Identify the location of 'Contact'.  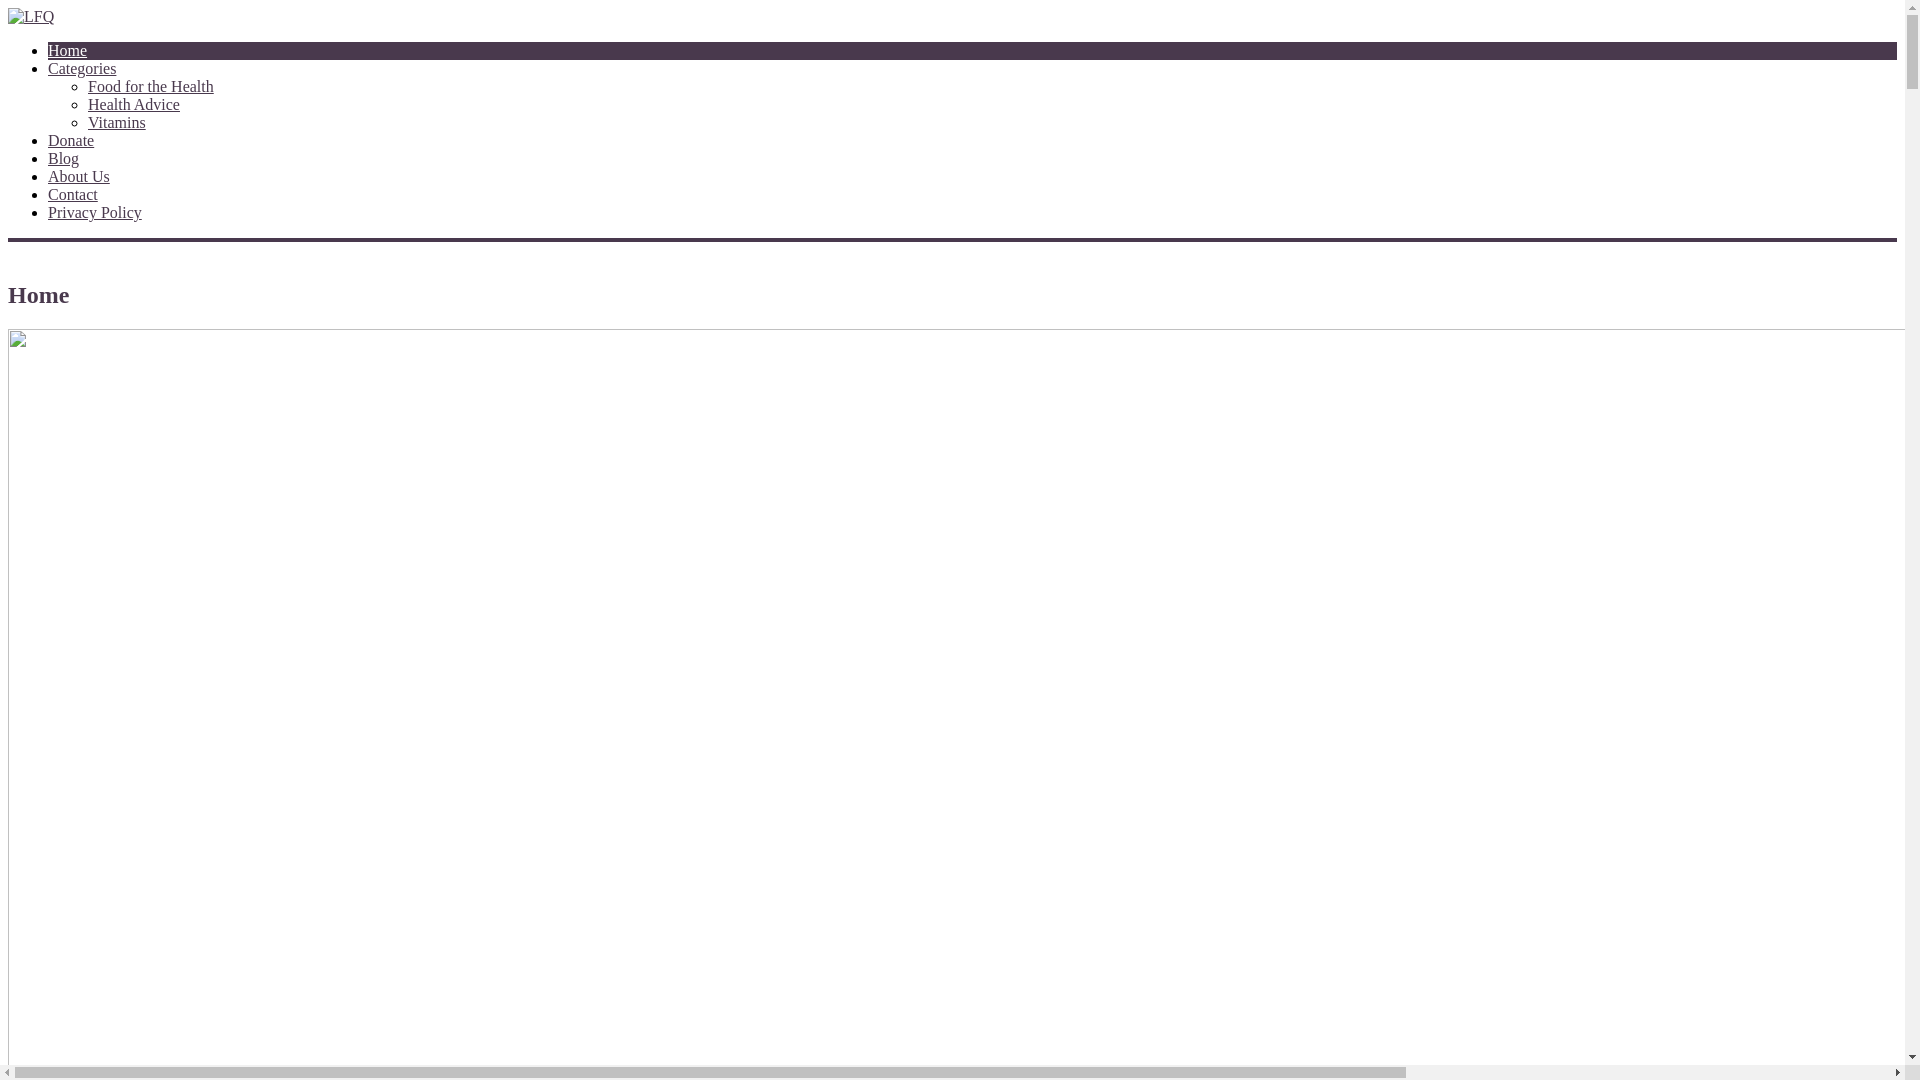
(72, 194).